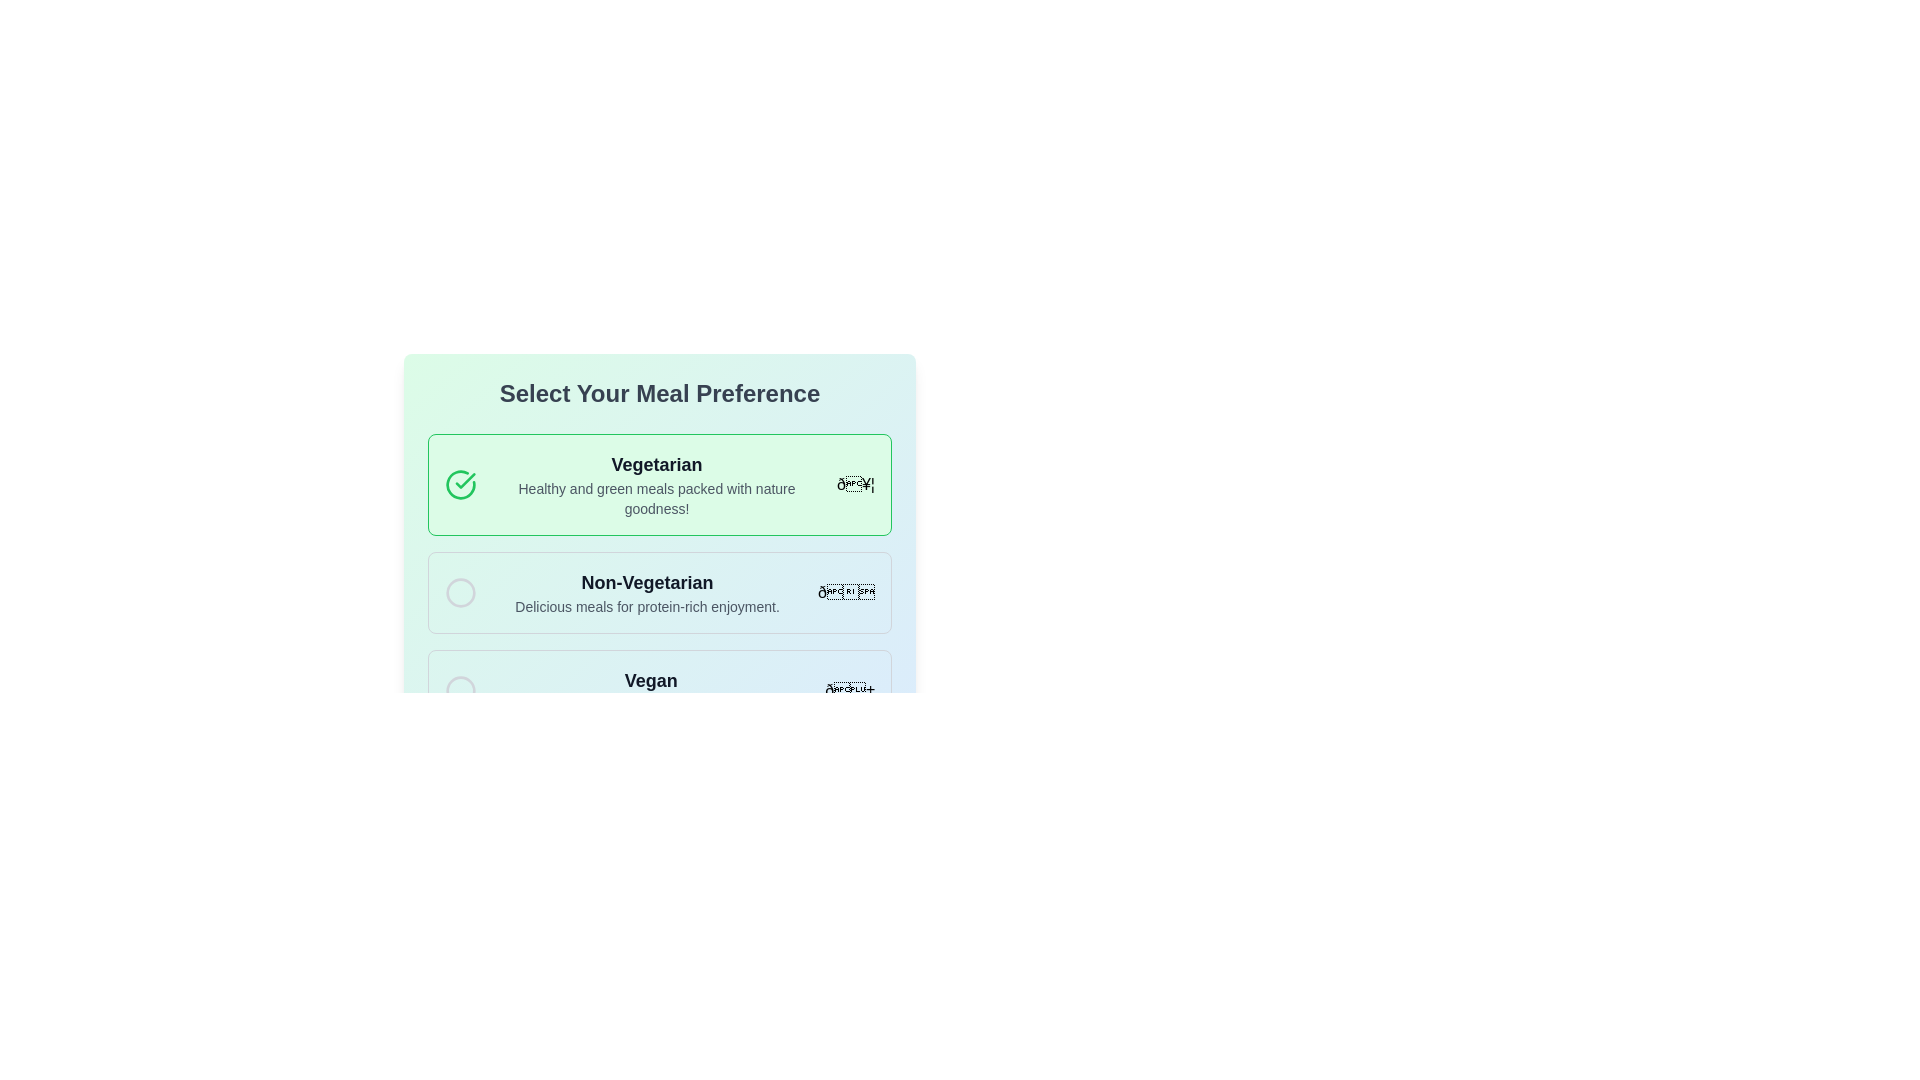  What do you see at coordinates (459, 689) in the screenshot?
I see `the radio button located to the left of the 'Vegan' text to receive focus indication` at bounding box center [459, 689].